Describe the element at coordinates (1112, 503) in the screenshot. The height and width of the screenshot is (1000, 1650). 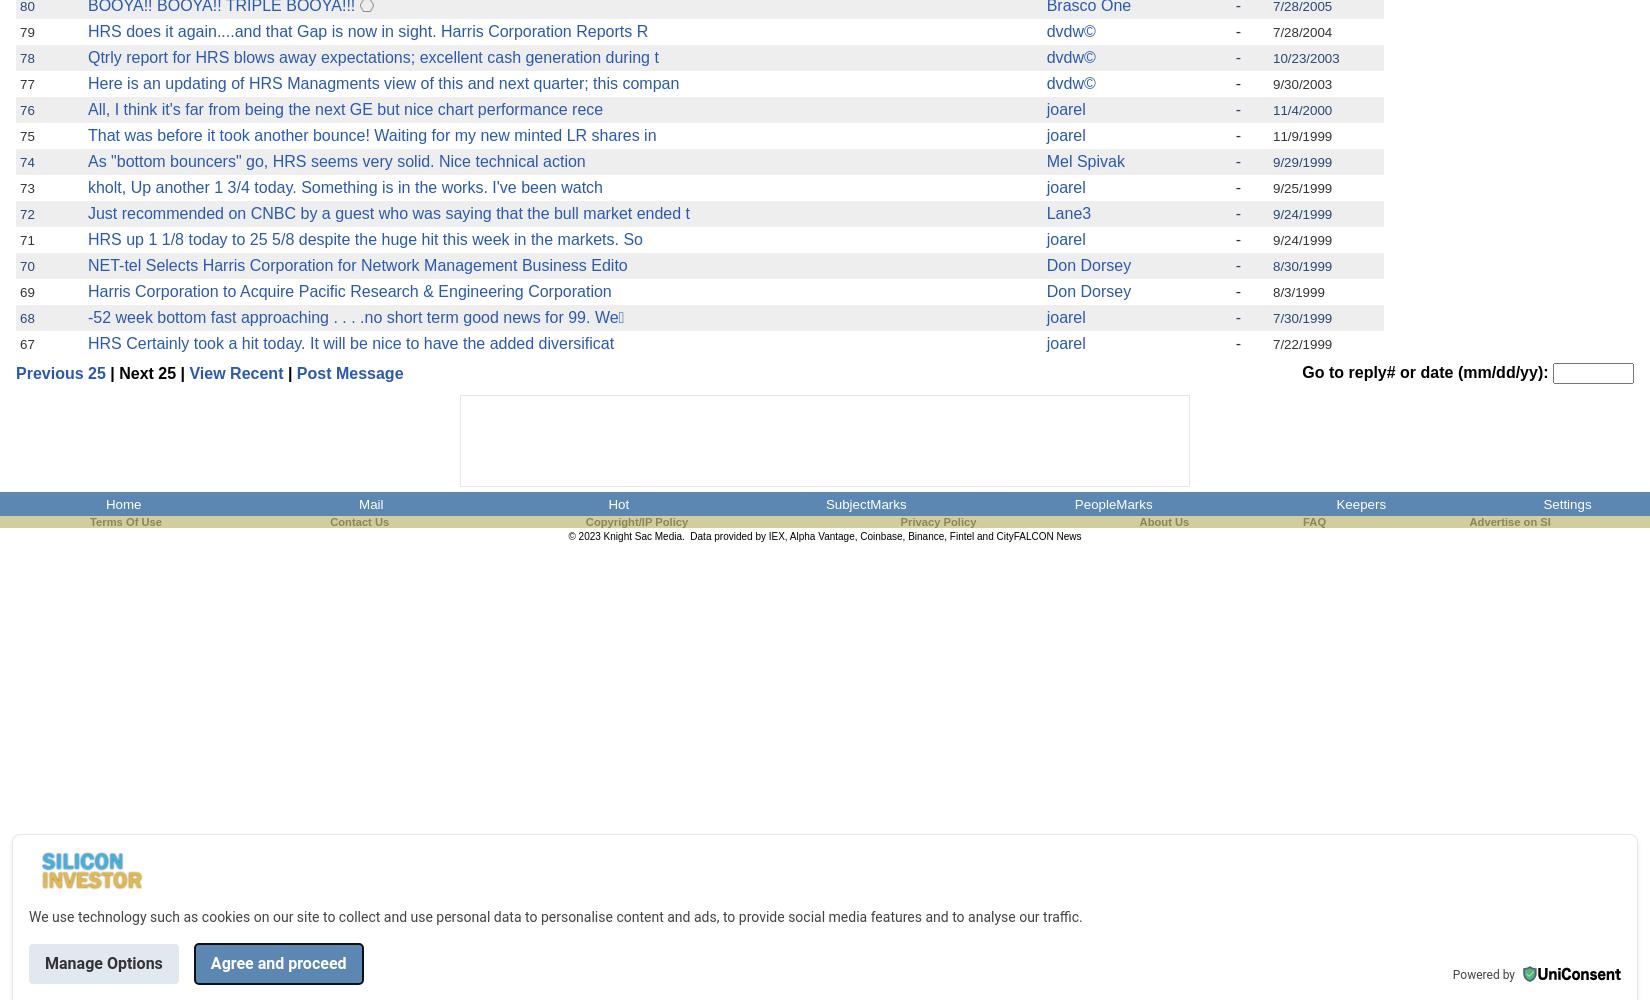
I see `'PeopleMarks'` at that location.